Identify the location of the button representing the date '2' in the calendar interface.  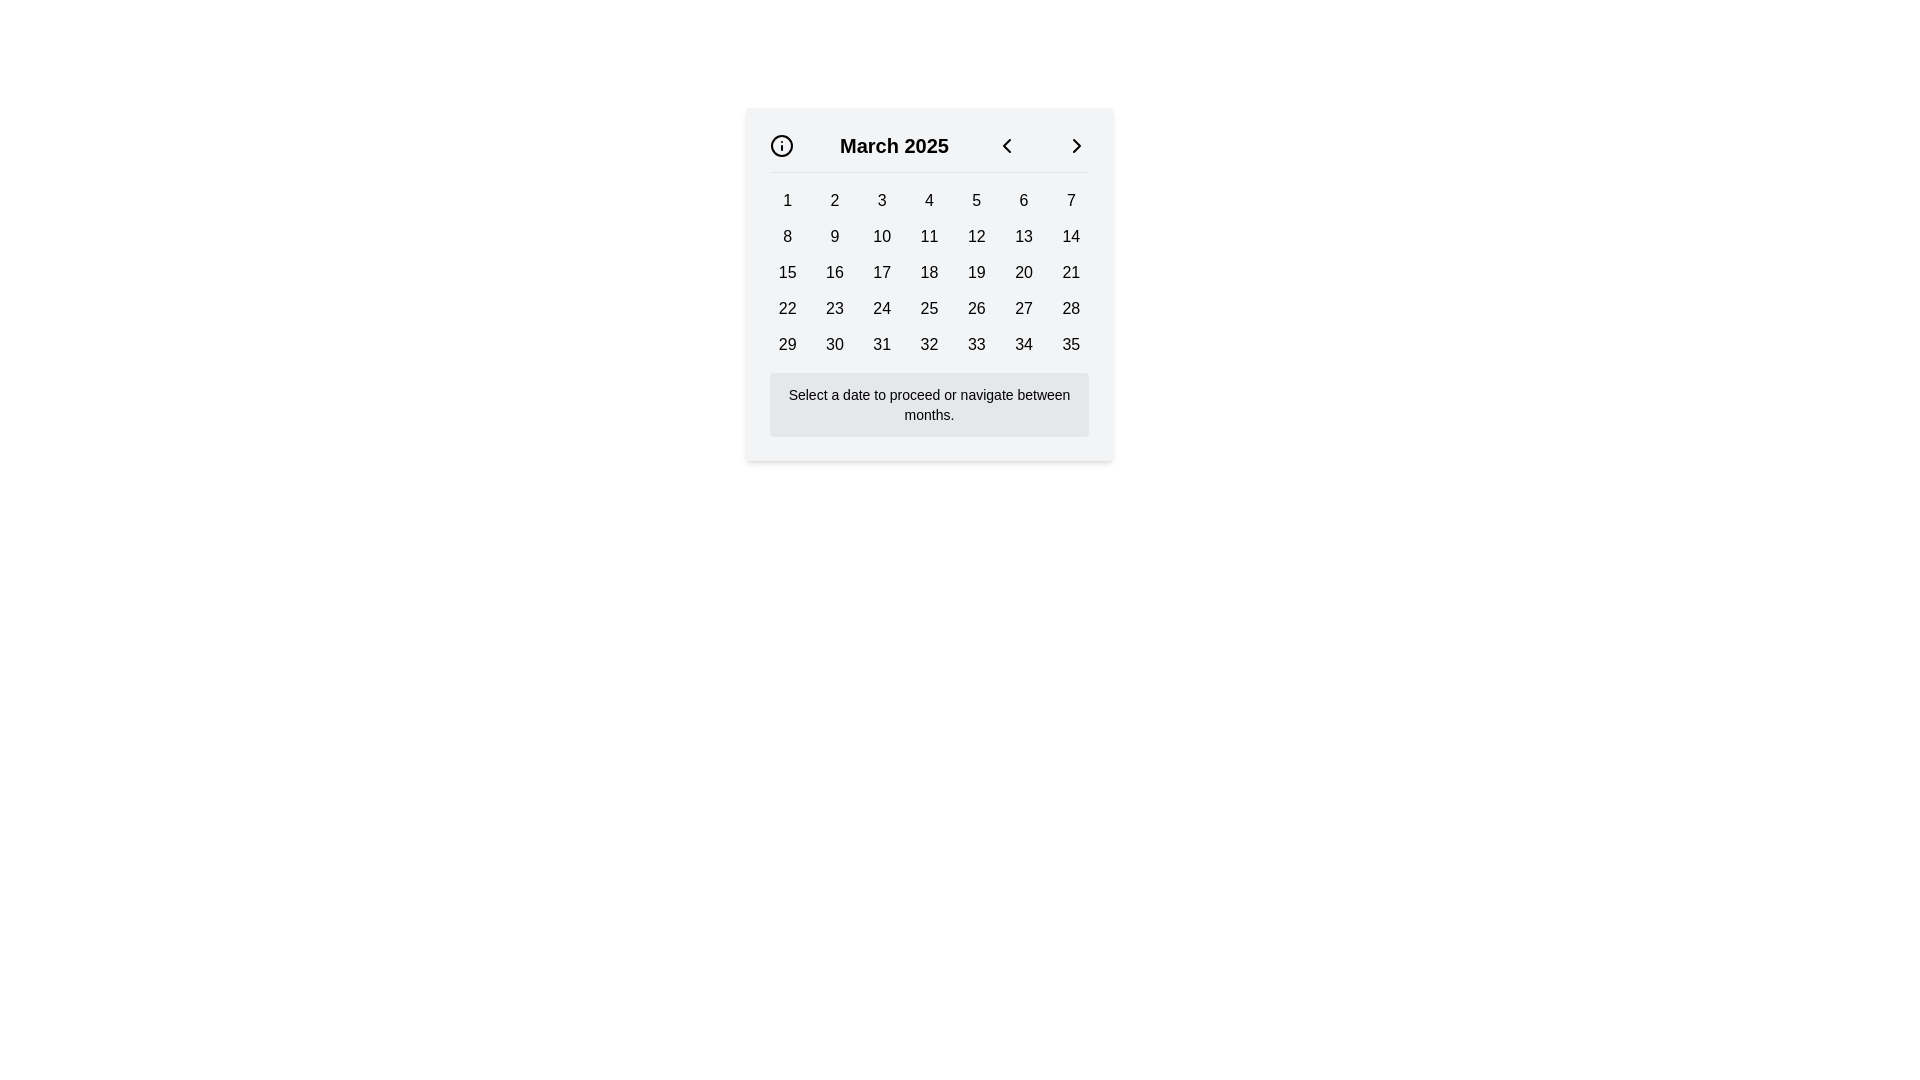
(835, 200).